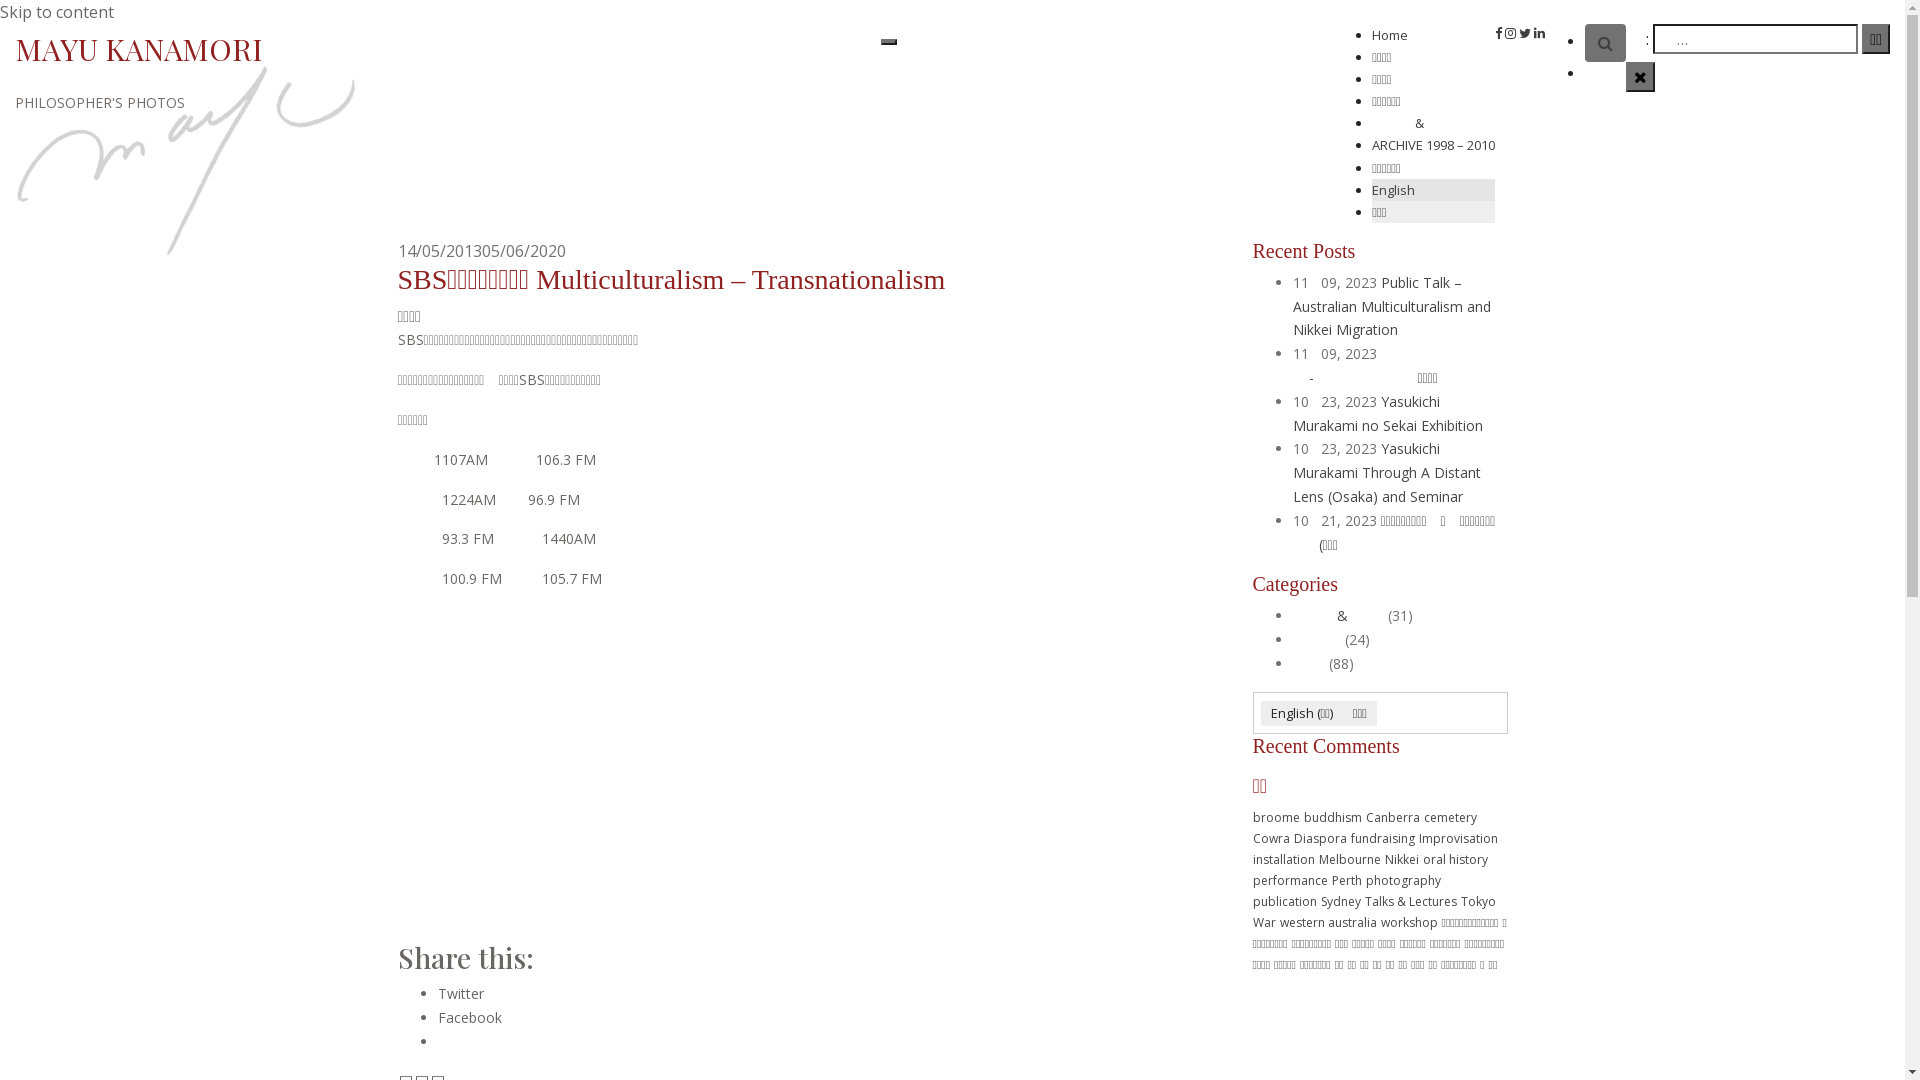 Image resolution: width=1920 pixels, height=1080 pixels. I want to click on 'Talks & Lectures', so click(1409, 901).